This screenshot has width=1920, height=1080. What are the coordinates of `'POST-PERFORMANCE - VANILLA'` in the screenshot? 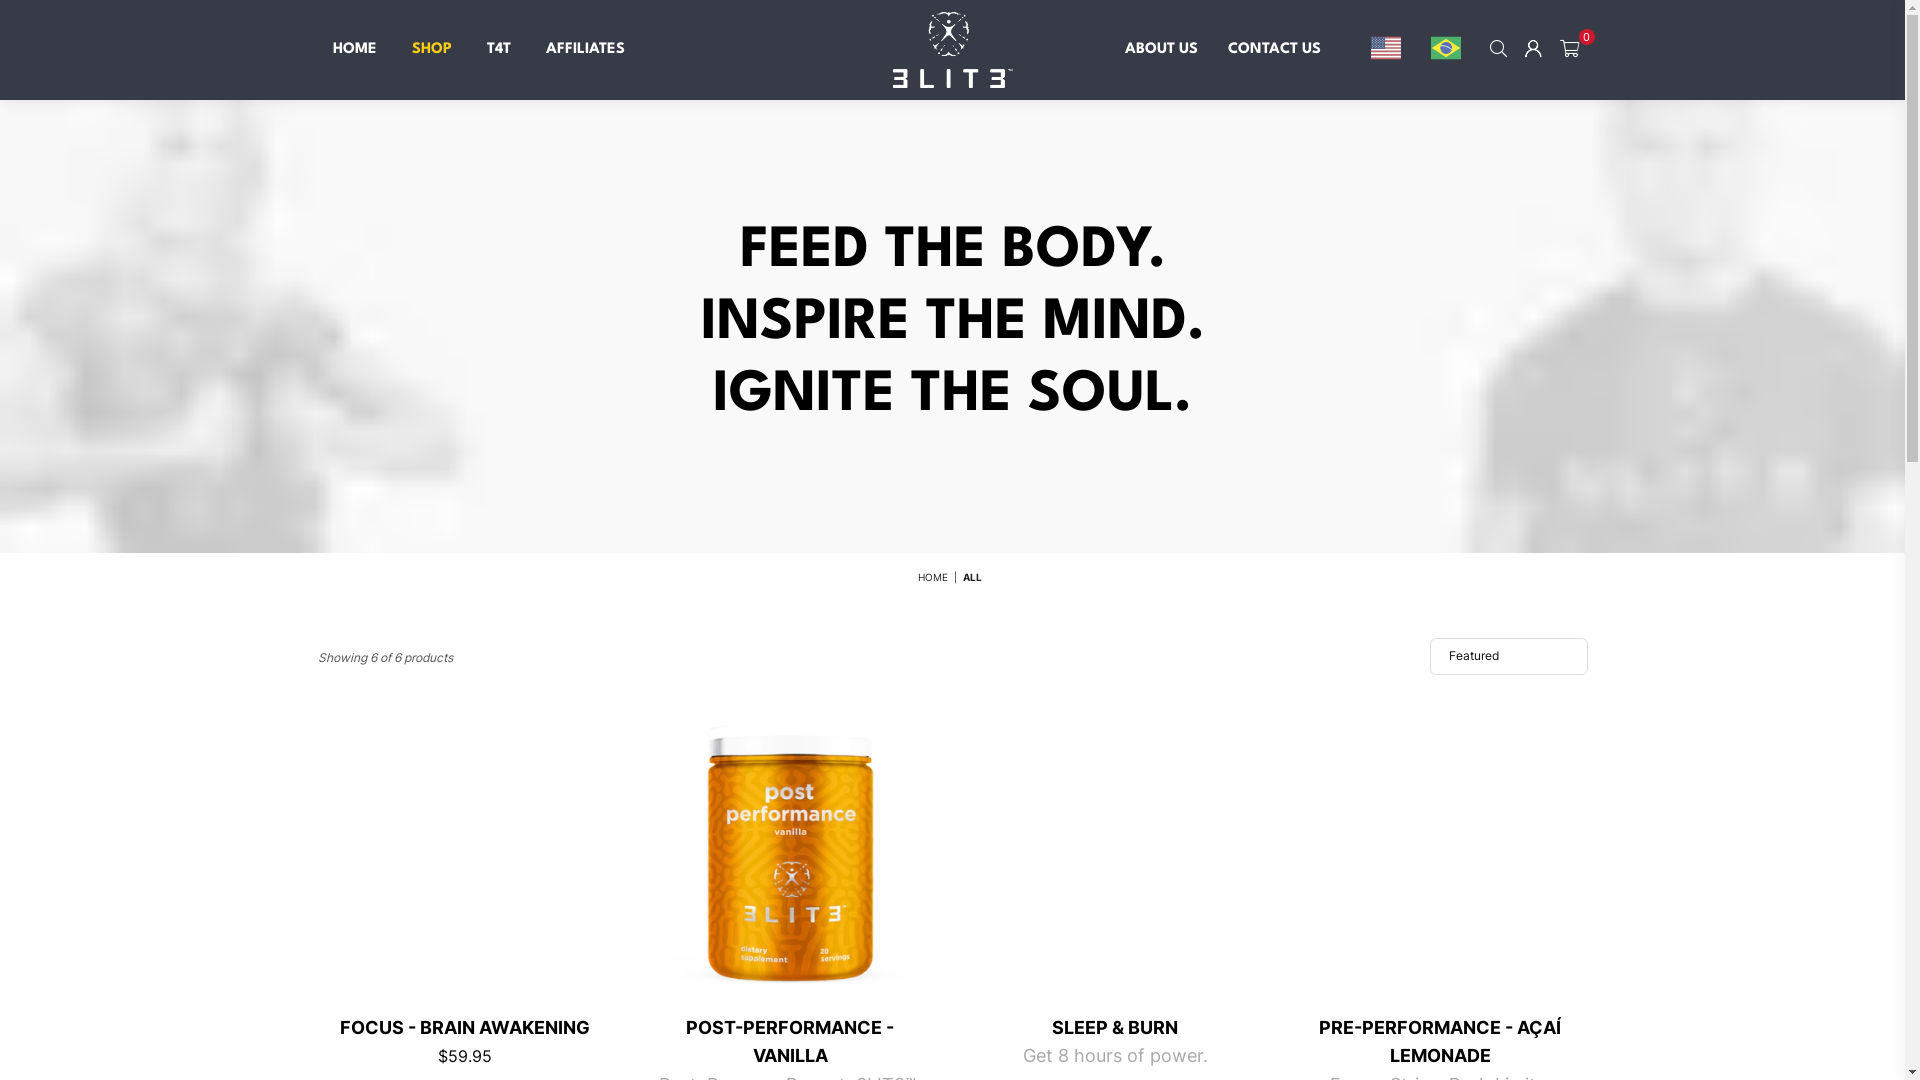 It's located at (789, 1040).